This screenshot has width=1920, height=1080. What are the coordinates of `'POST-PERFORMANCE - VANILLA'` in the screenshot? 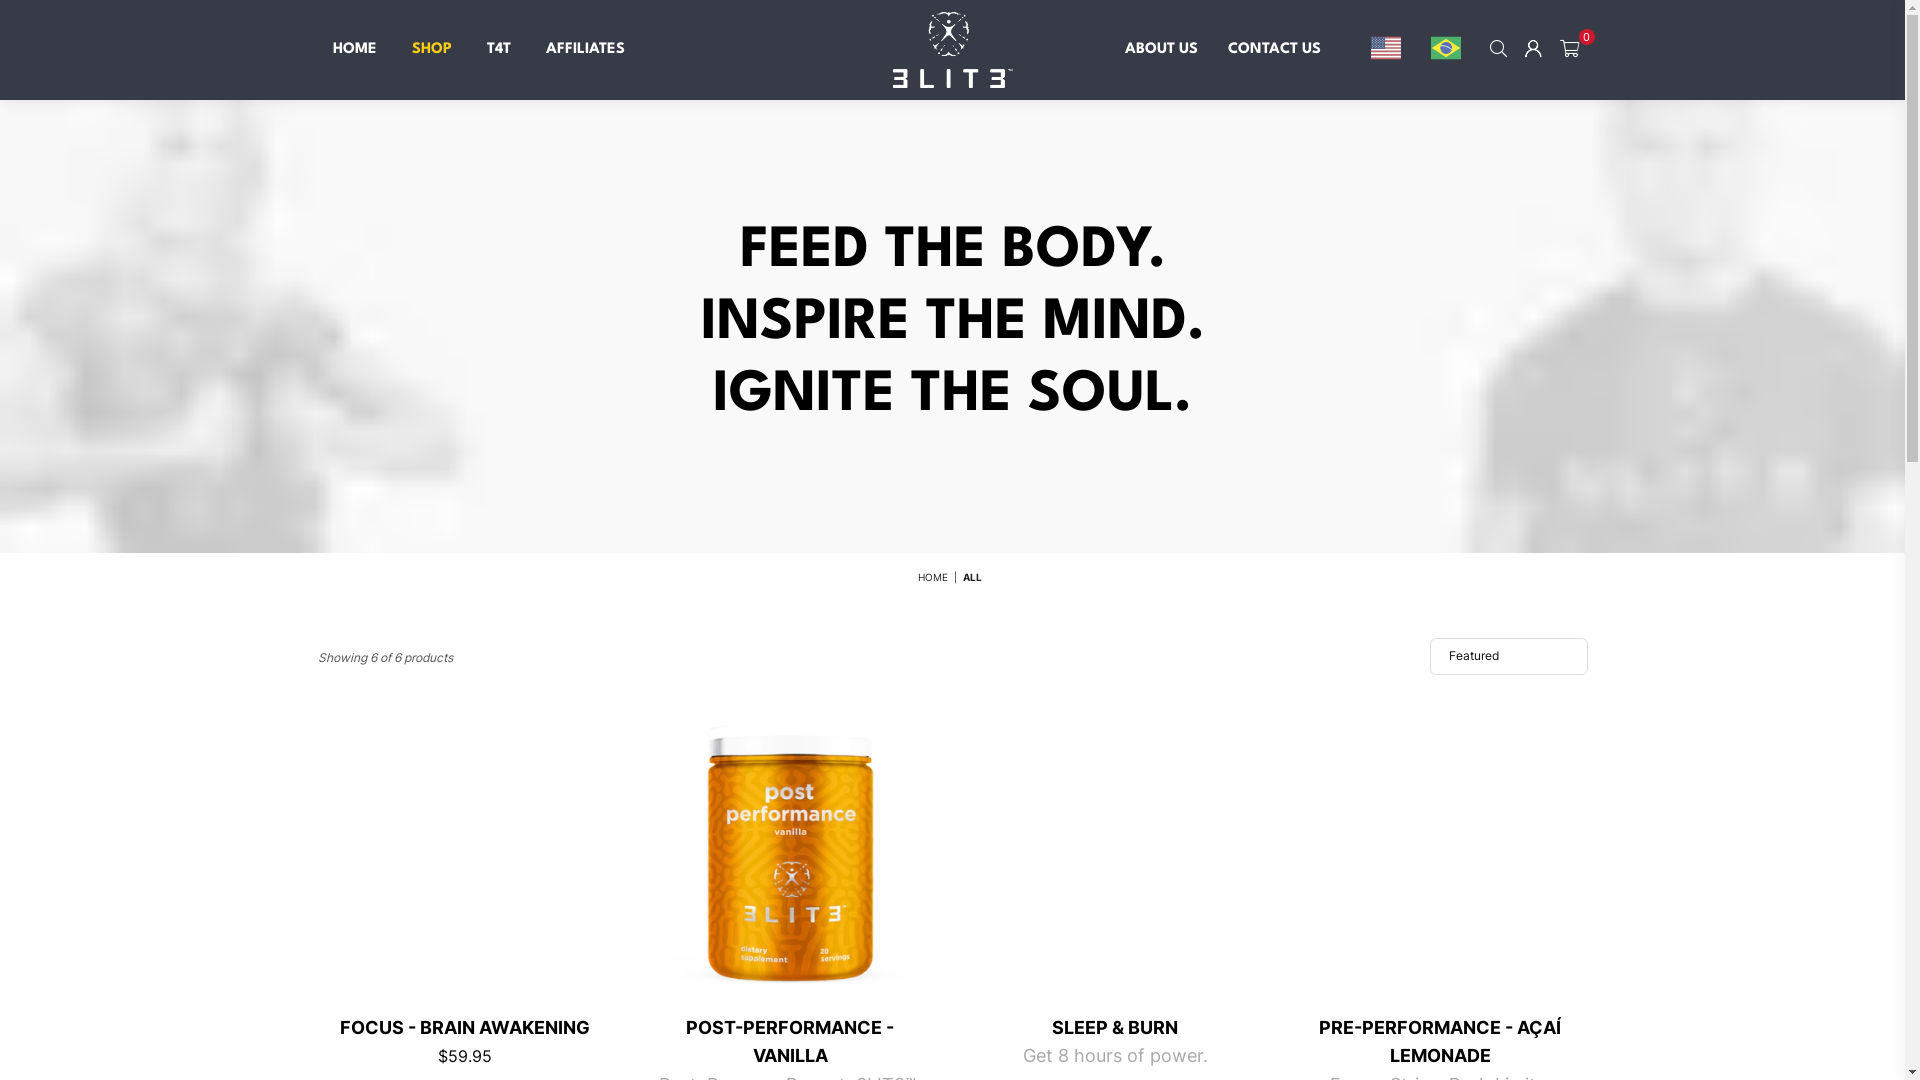 It's located at (789, 1040).